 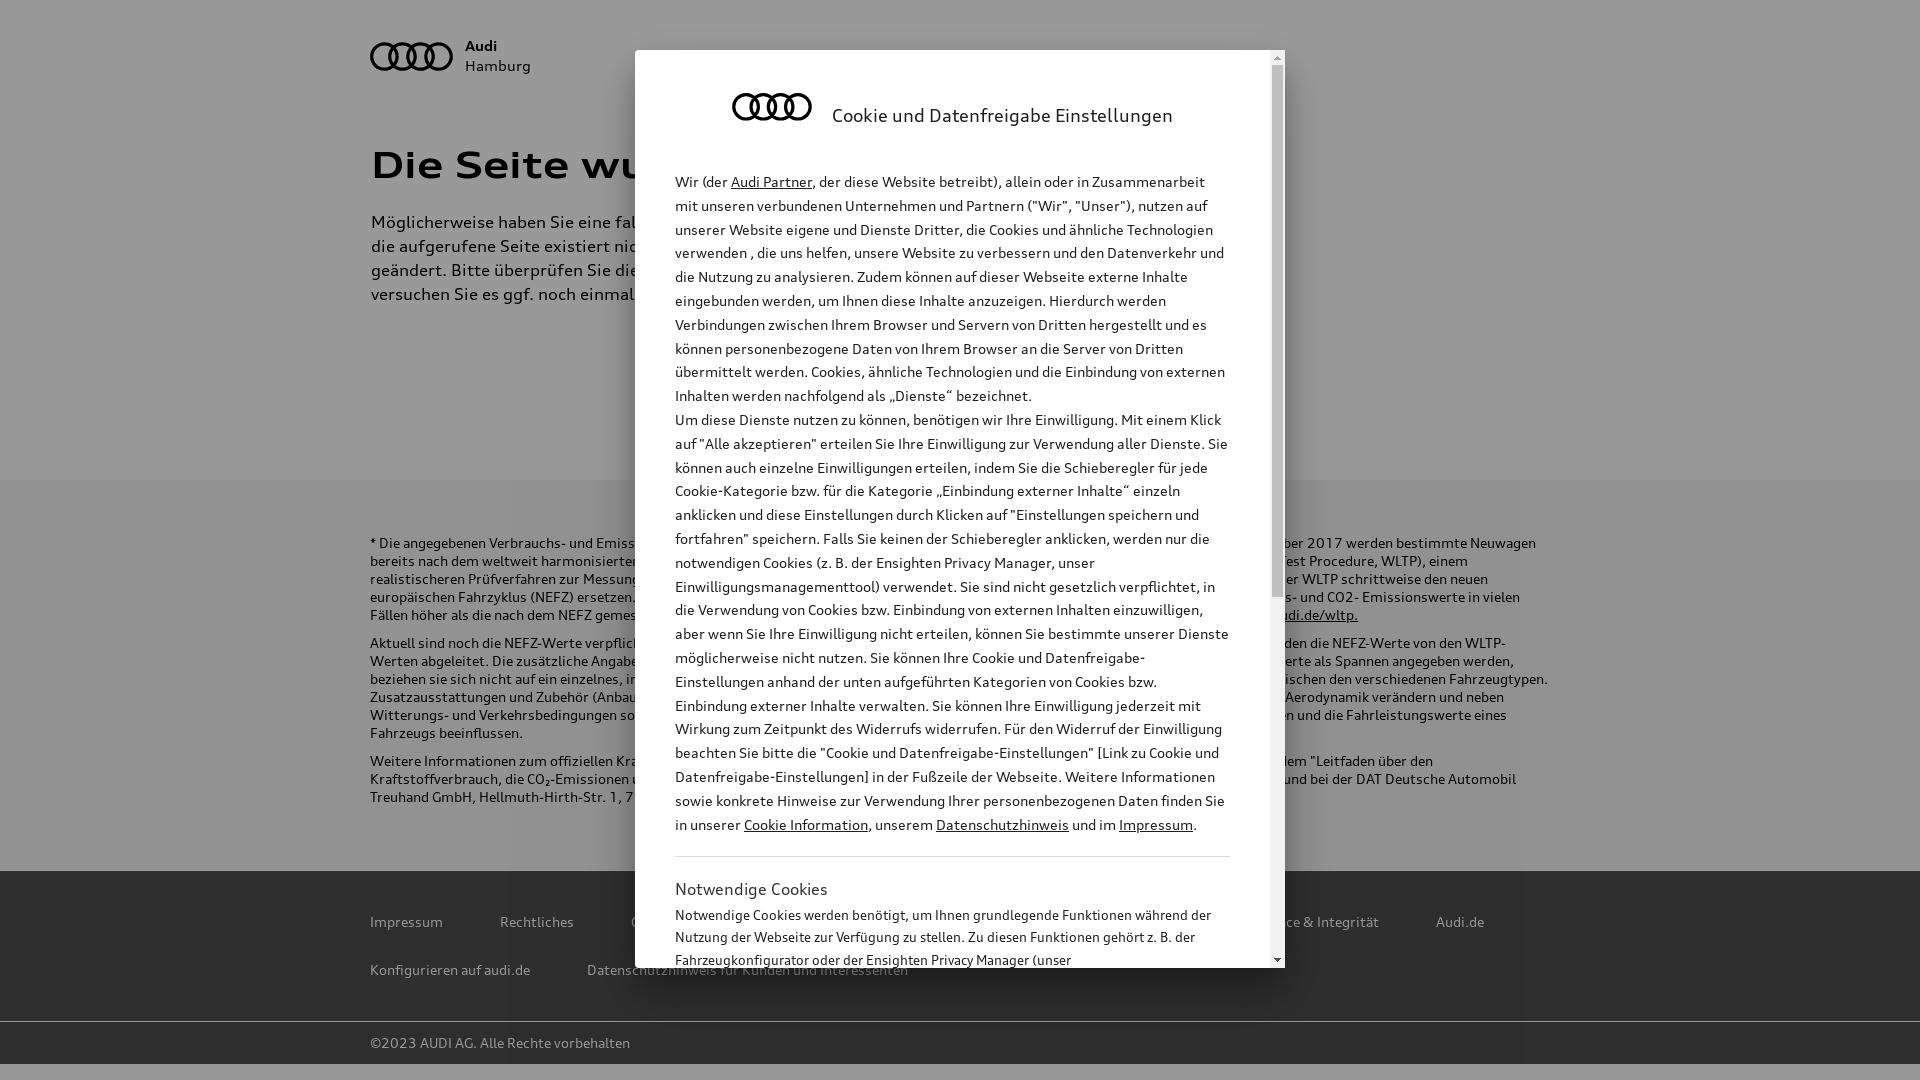 What do you see at coordinates (1002, 824) in the screenshot?
I see `'Datenschutzhinweis'` at bounding box center [1002, 824].